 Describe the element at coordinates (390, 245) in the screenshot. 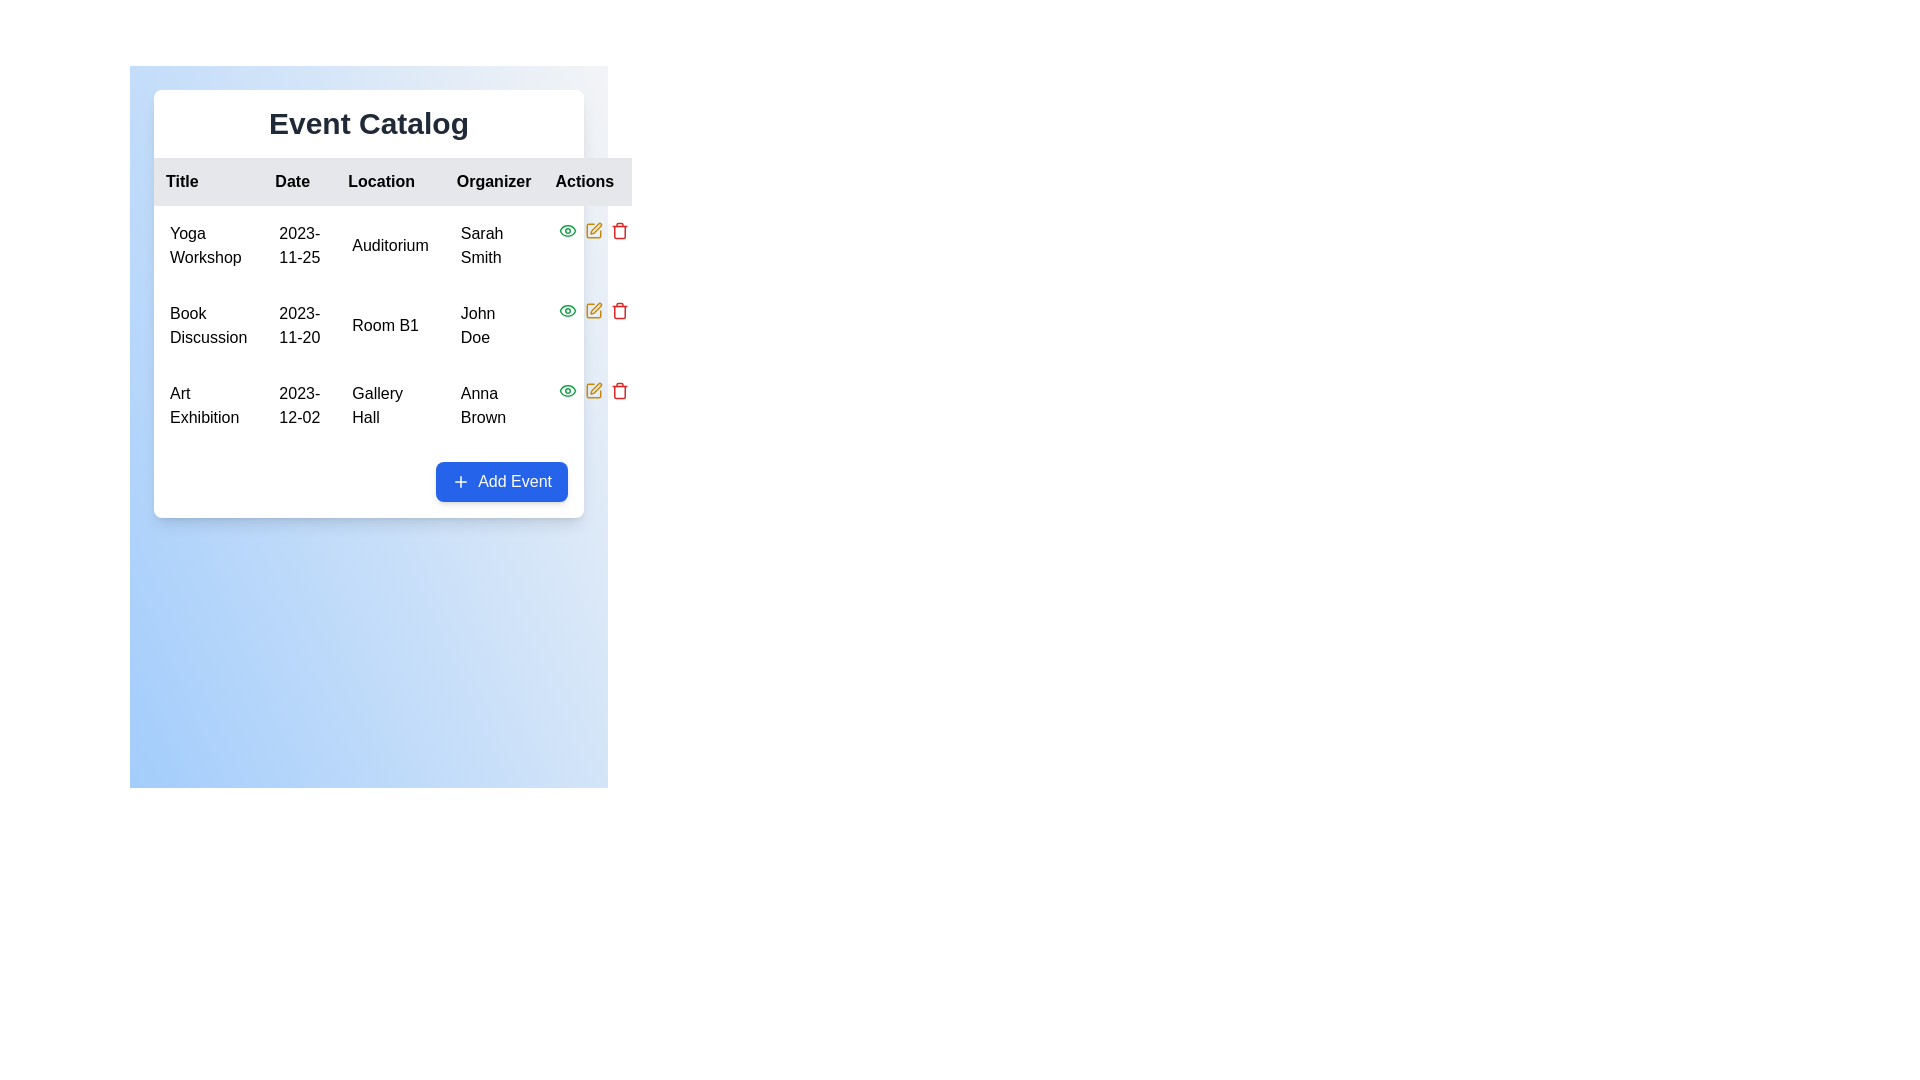

I see `the static text element displaying 'Auditorium' located in the 'Location' column of the table` at that location.